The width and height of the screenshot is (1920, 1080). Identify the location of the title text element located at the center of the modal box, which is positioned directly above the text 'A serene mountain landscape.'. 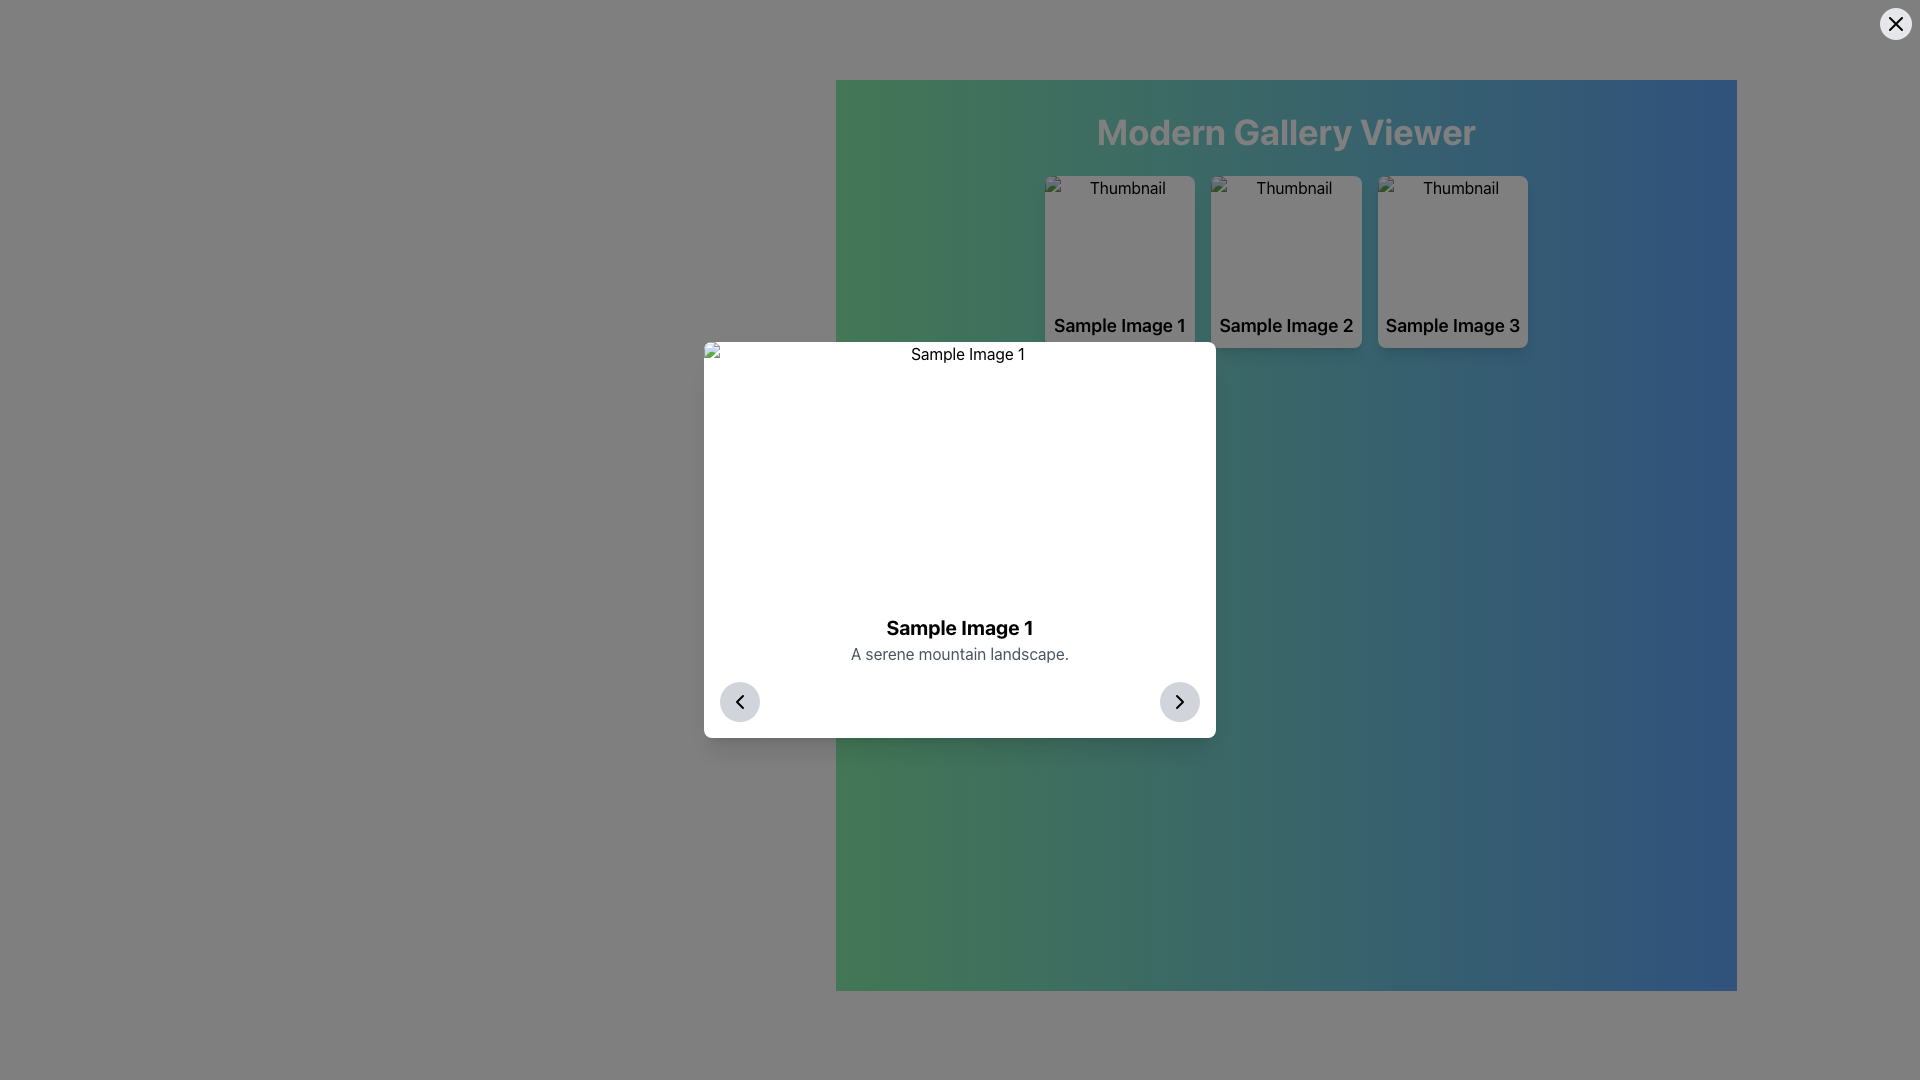
(960, 627).